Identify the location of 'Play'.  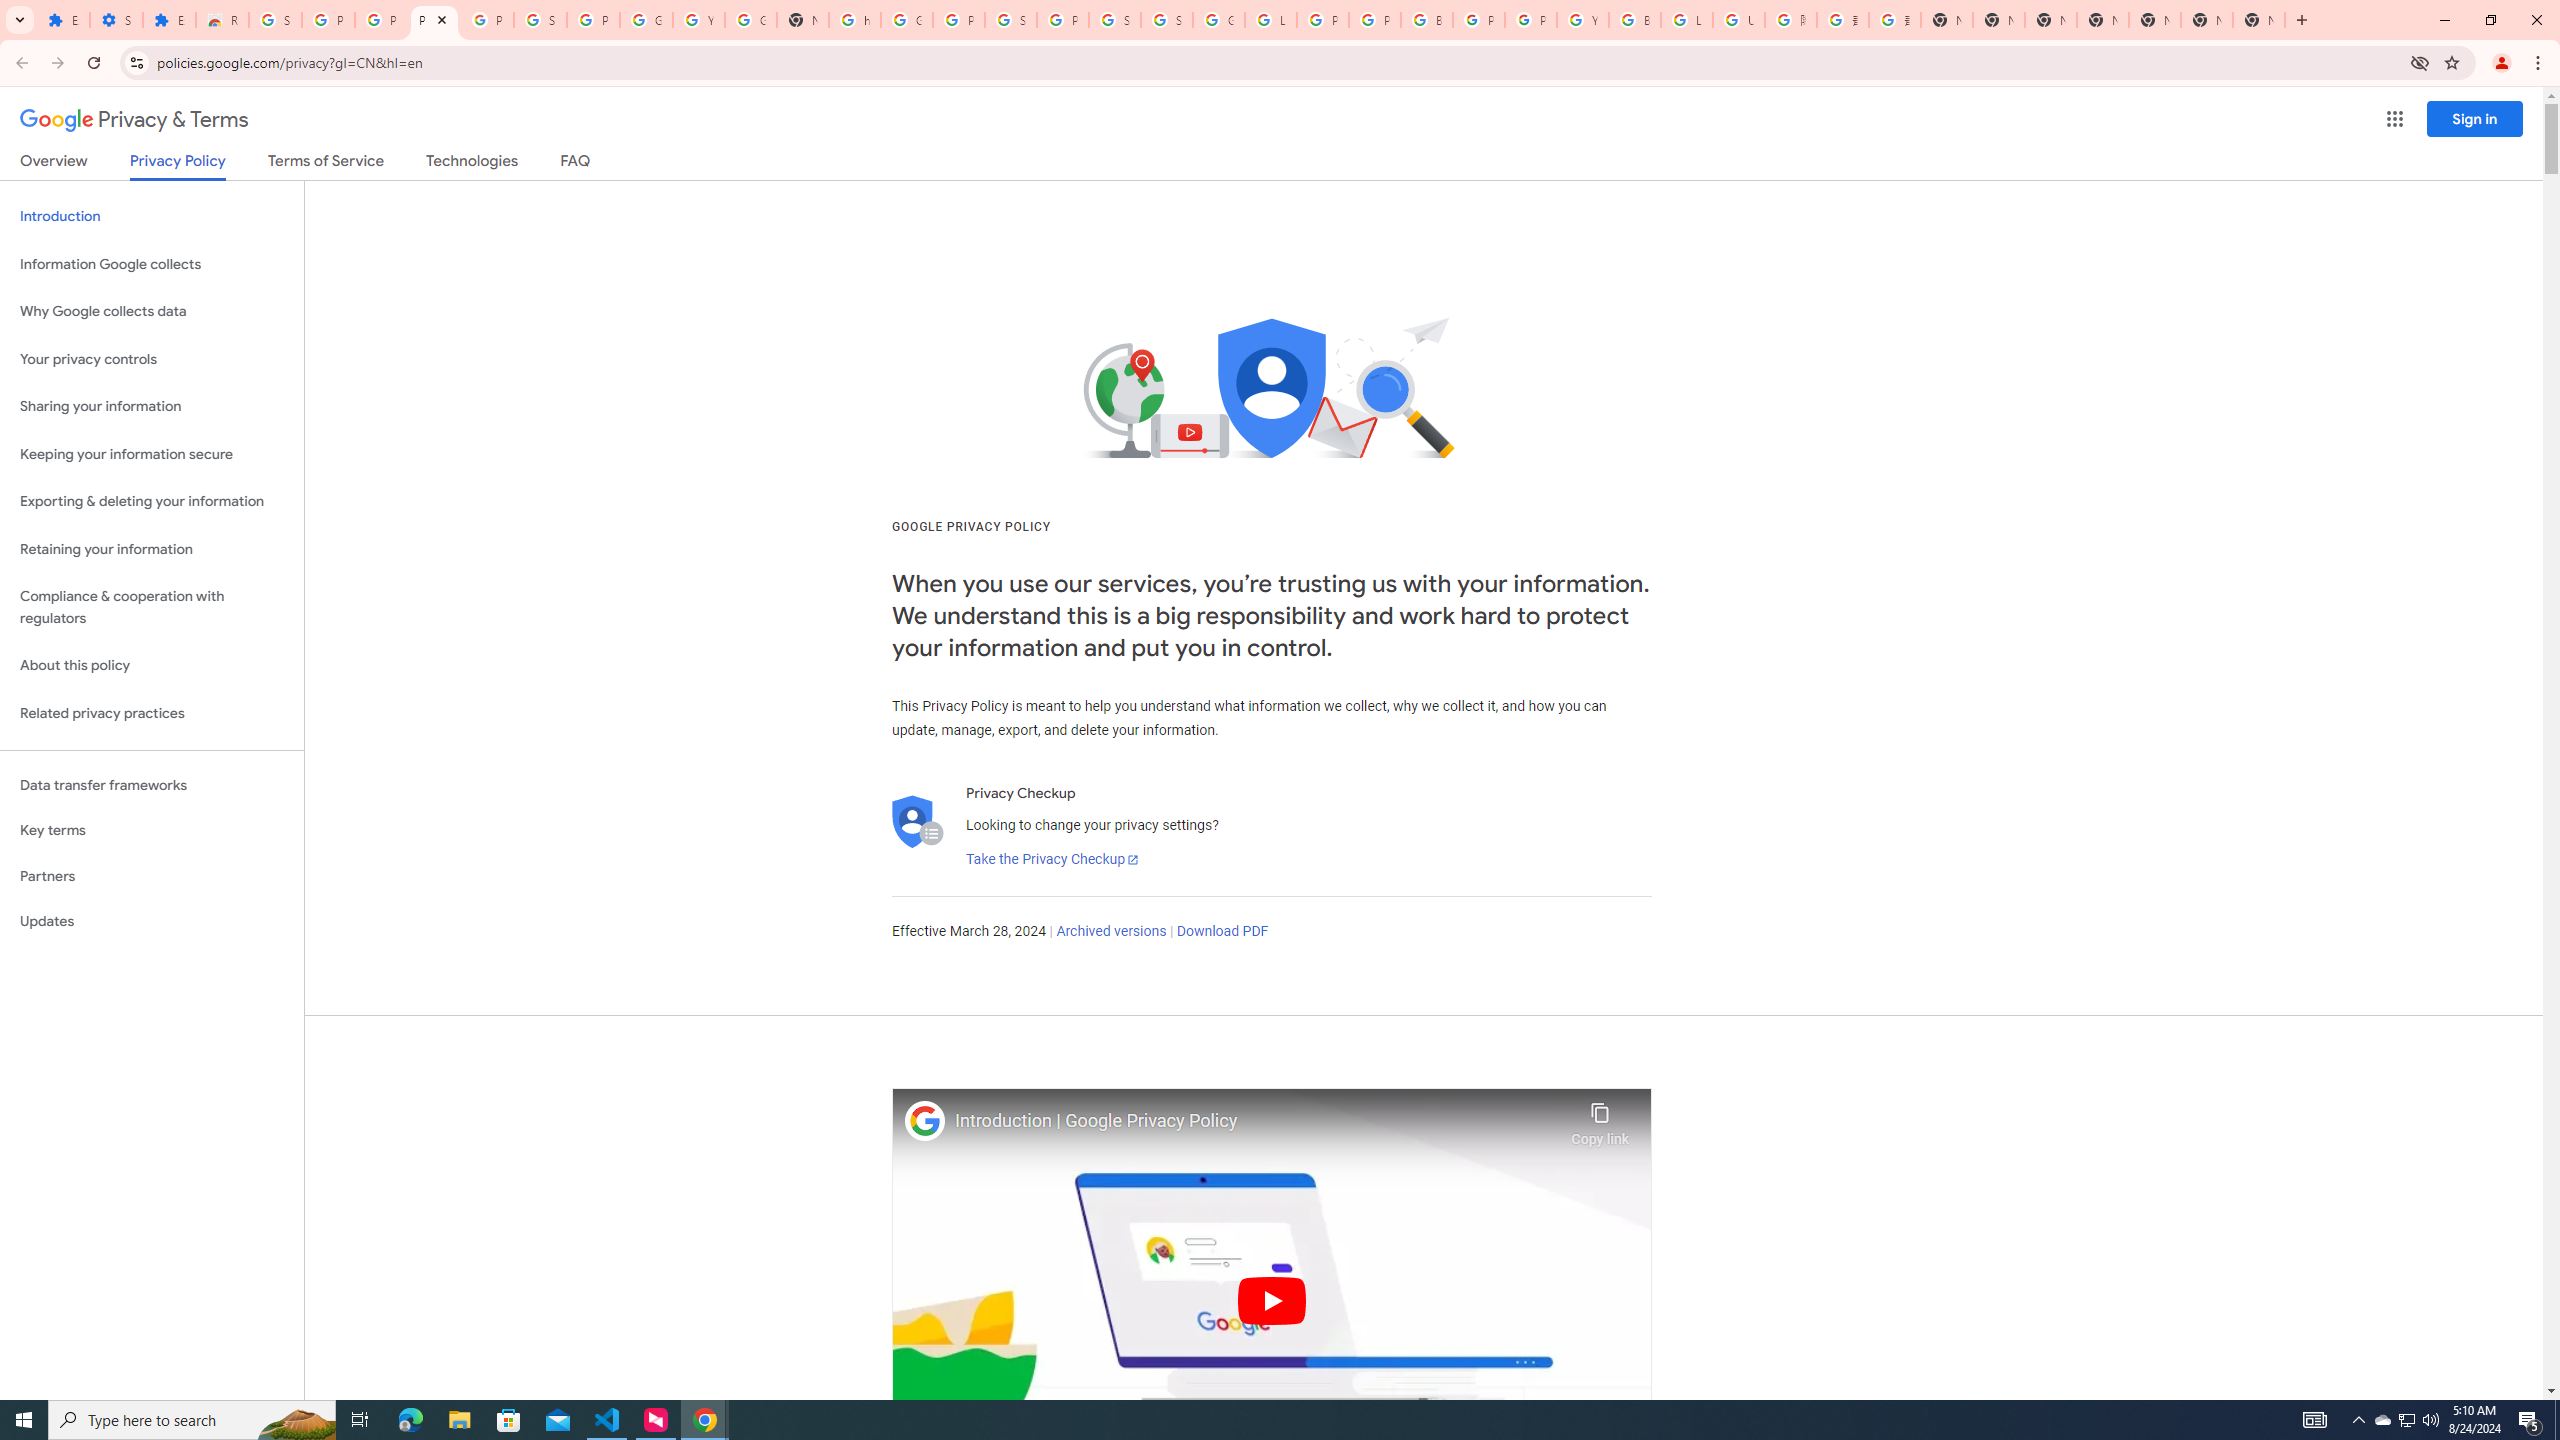
(1271, 1299).